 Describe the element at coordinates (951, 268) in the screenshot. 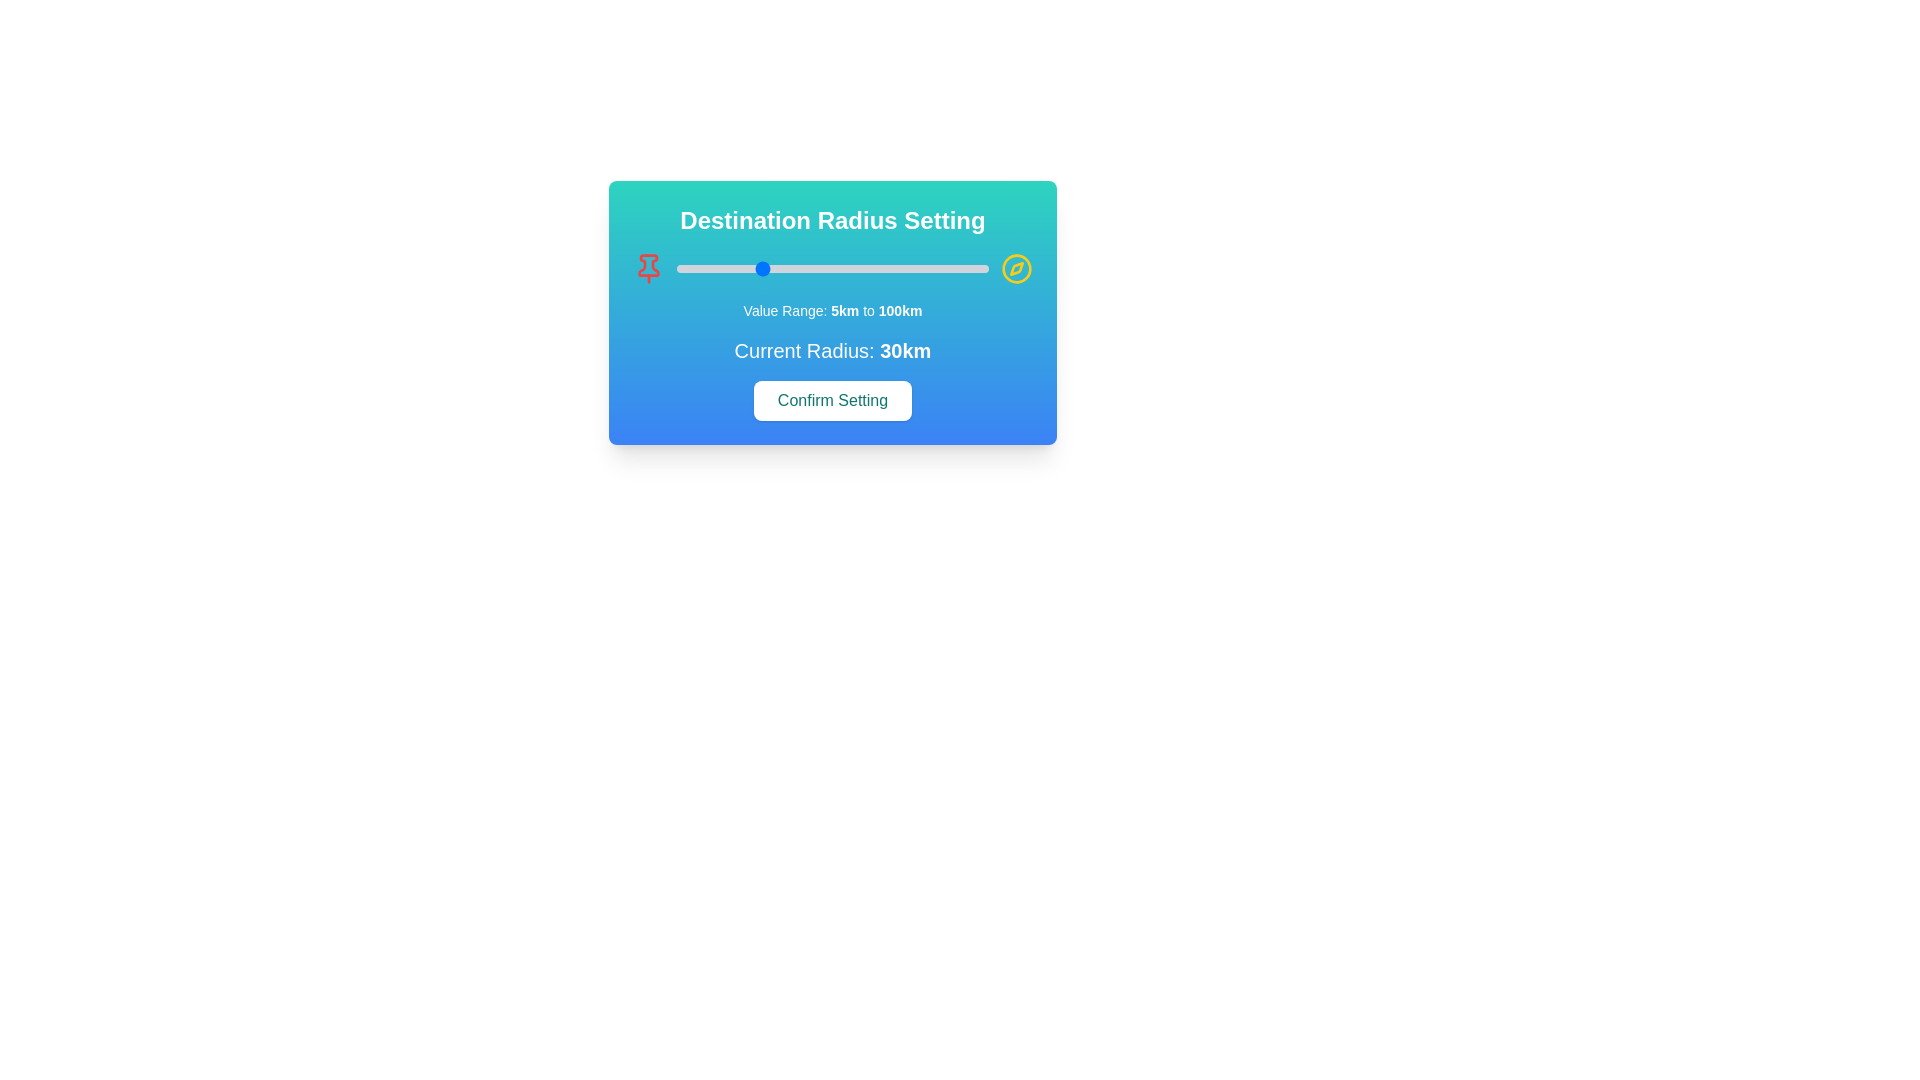

I see `the slider to set the radius to 89 km, observing the visual feedback` at that location.